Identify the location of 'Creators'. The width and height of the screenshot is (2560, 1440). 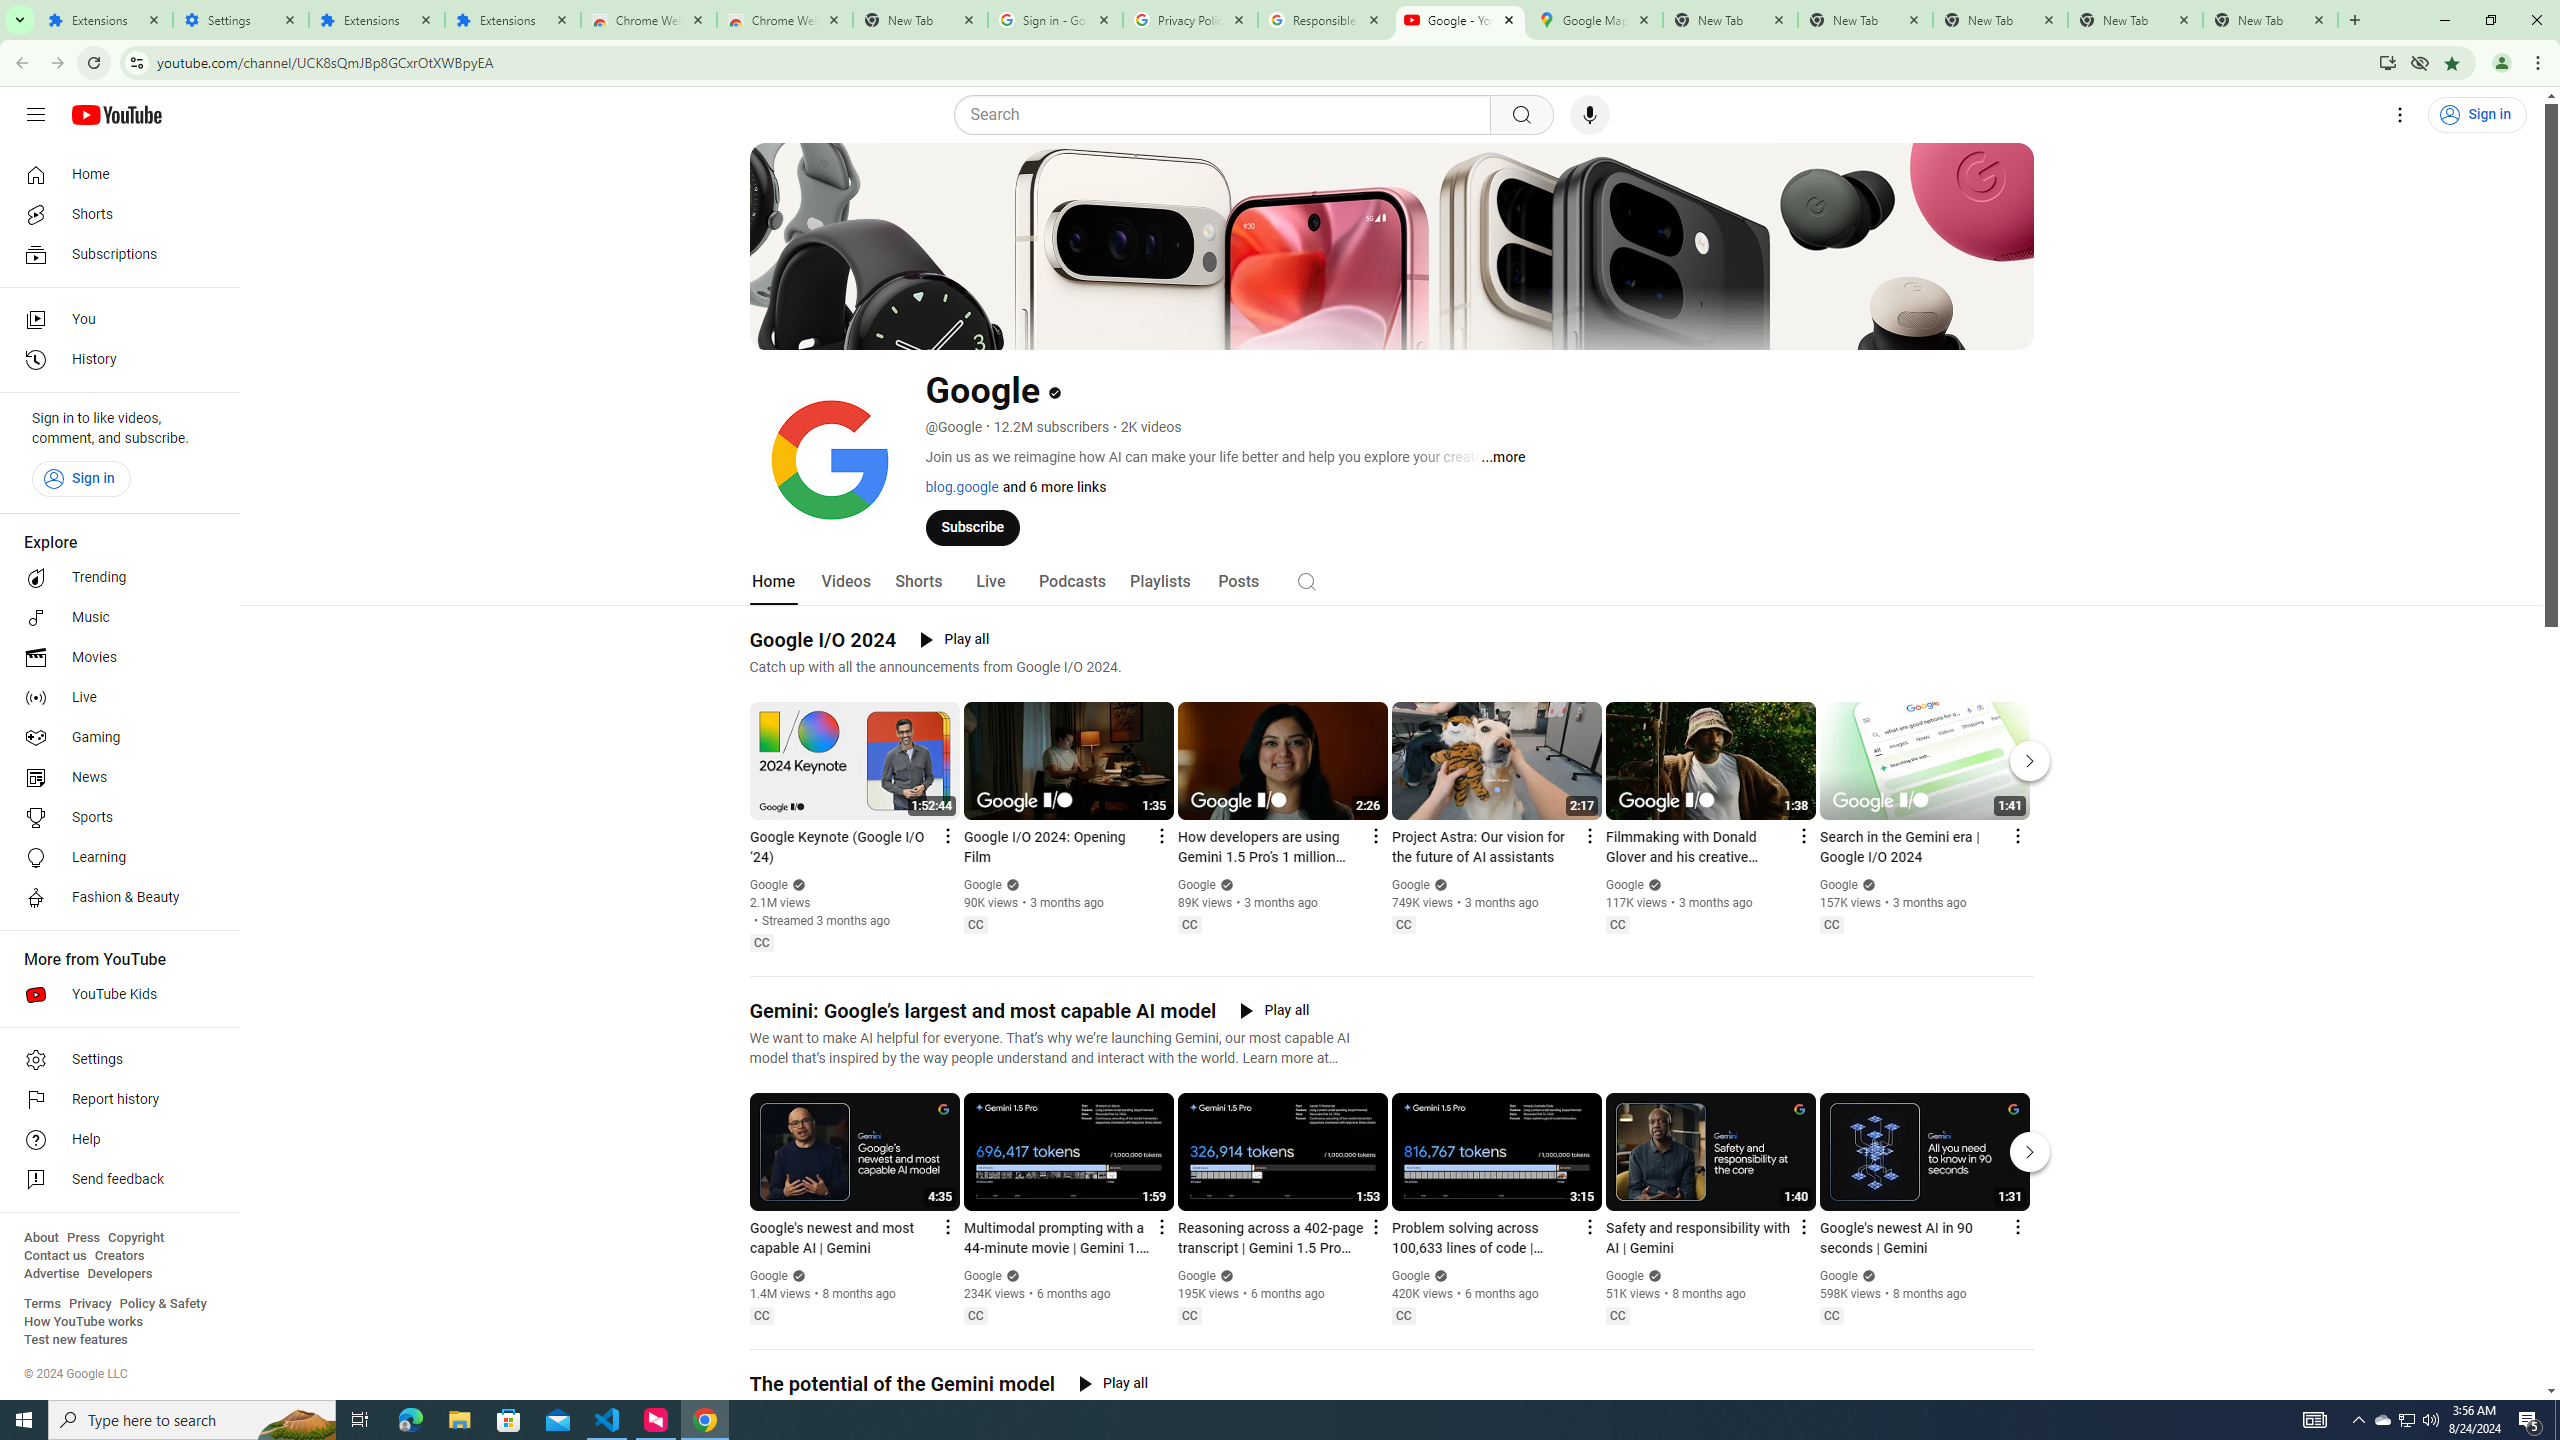
(119, 1255).